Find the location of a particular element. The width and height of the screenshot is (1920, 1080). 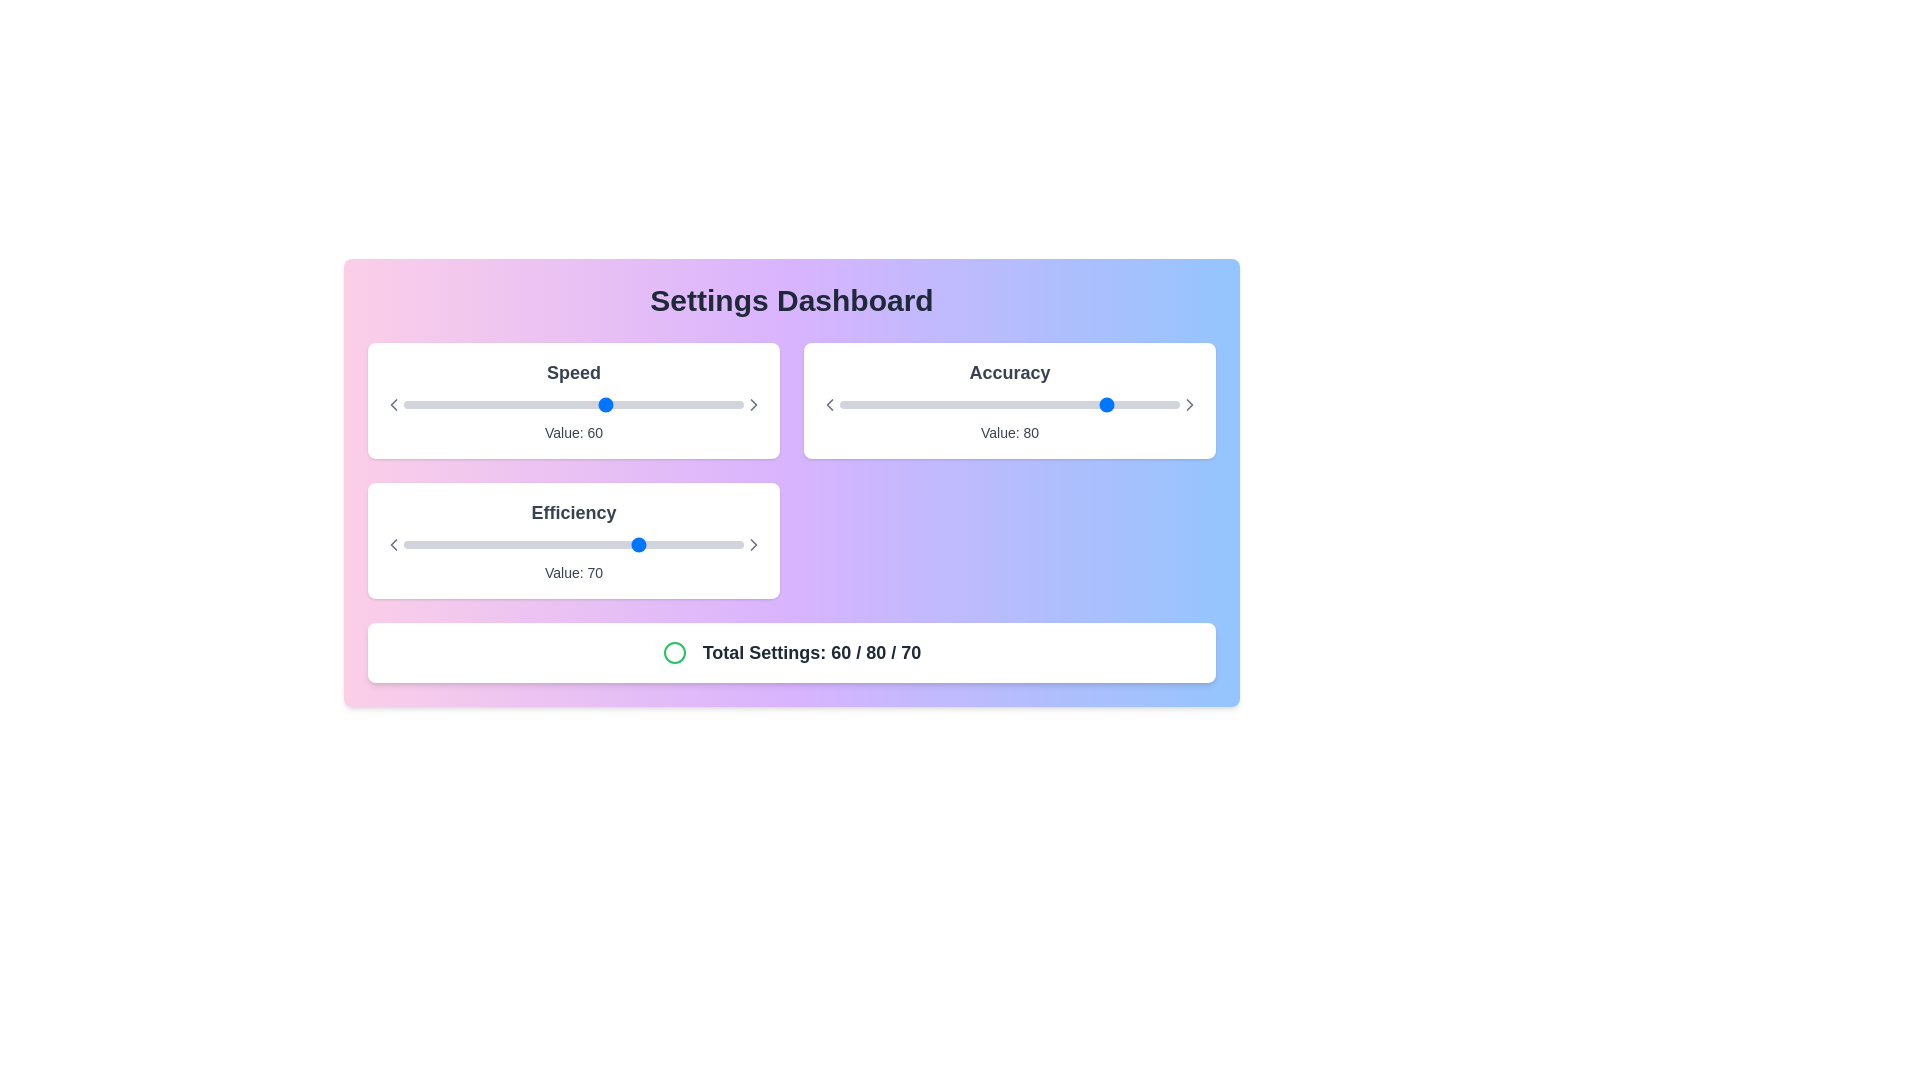

the slider used is located at coordinates (573, 544).